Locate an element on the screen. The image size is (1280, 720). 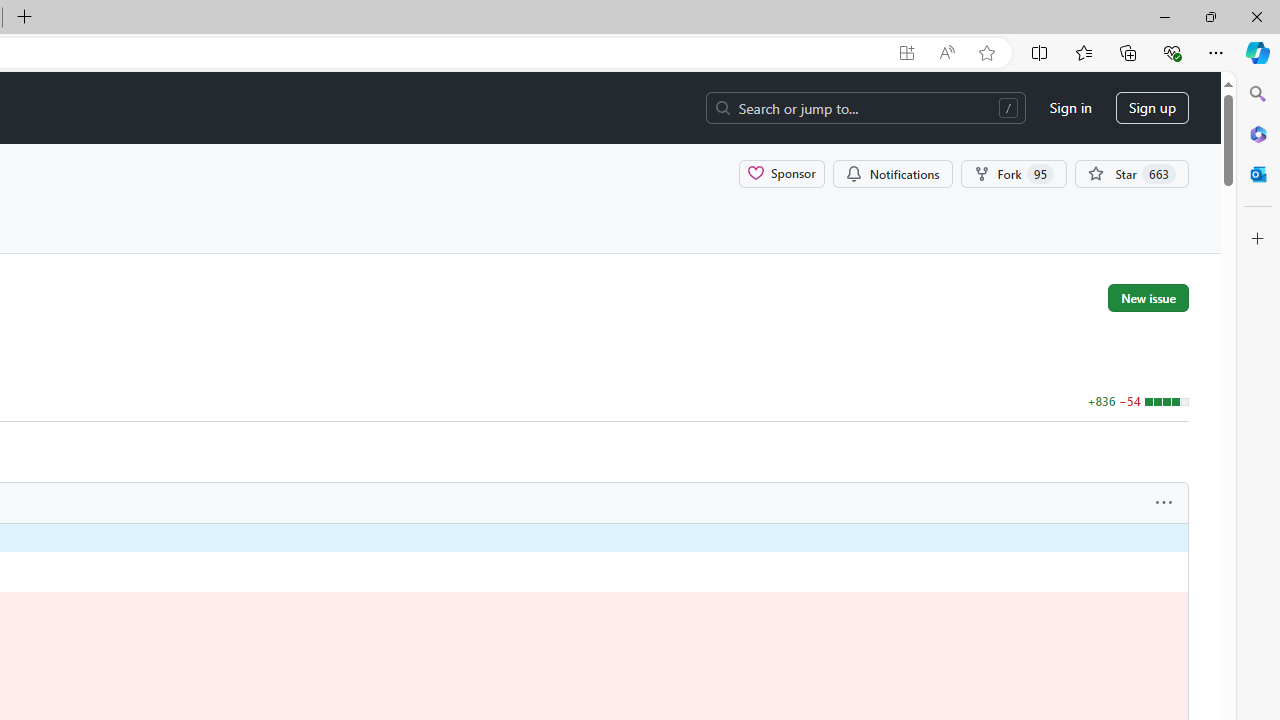
'App available. Install GitHub' is located at coordinates (905, 52).